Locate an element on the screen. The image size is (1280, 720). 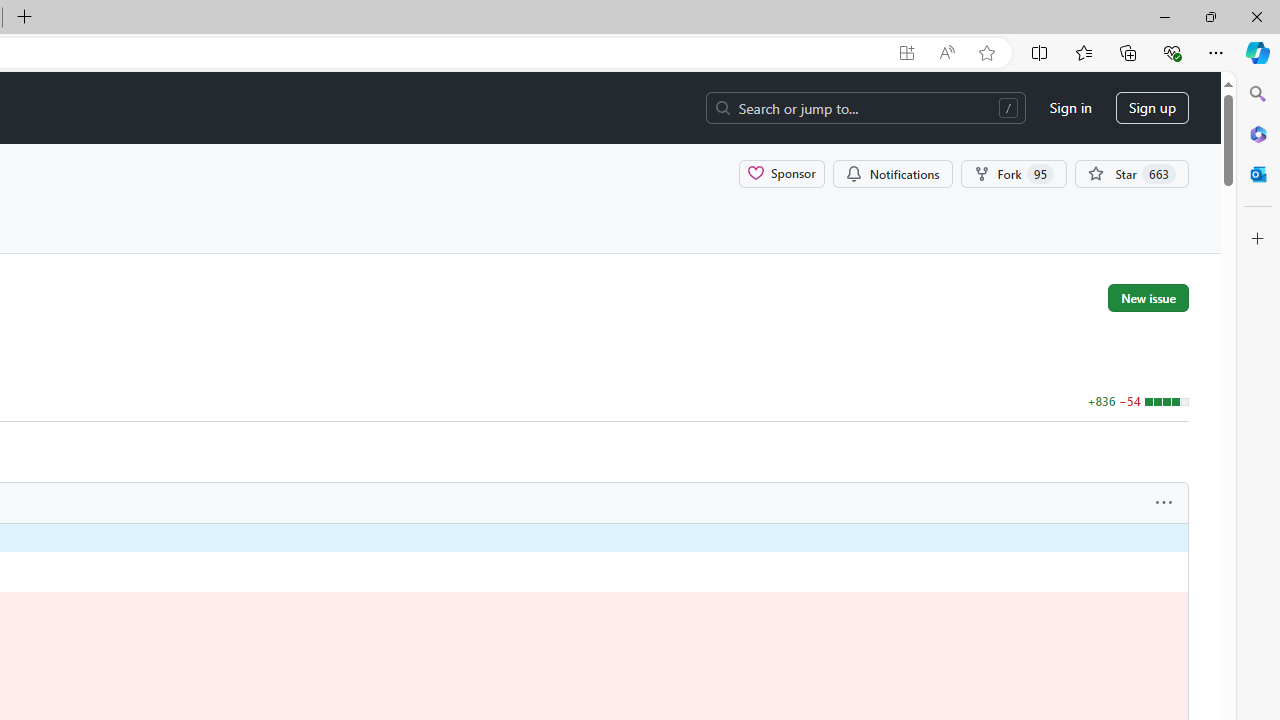
'App available. Install GitHub' is located at coordinates (905, 52).